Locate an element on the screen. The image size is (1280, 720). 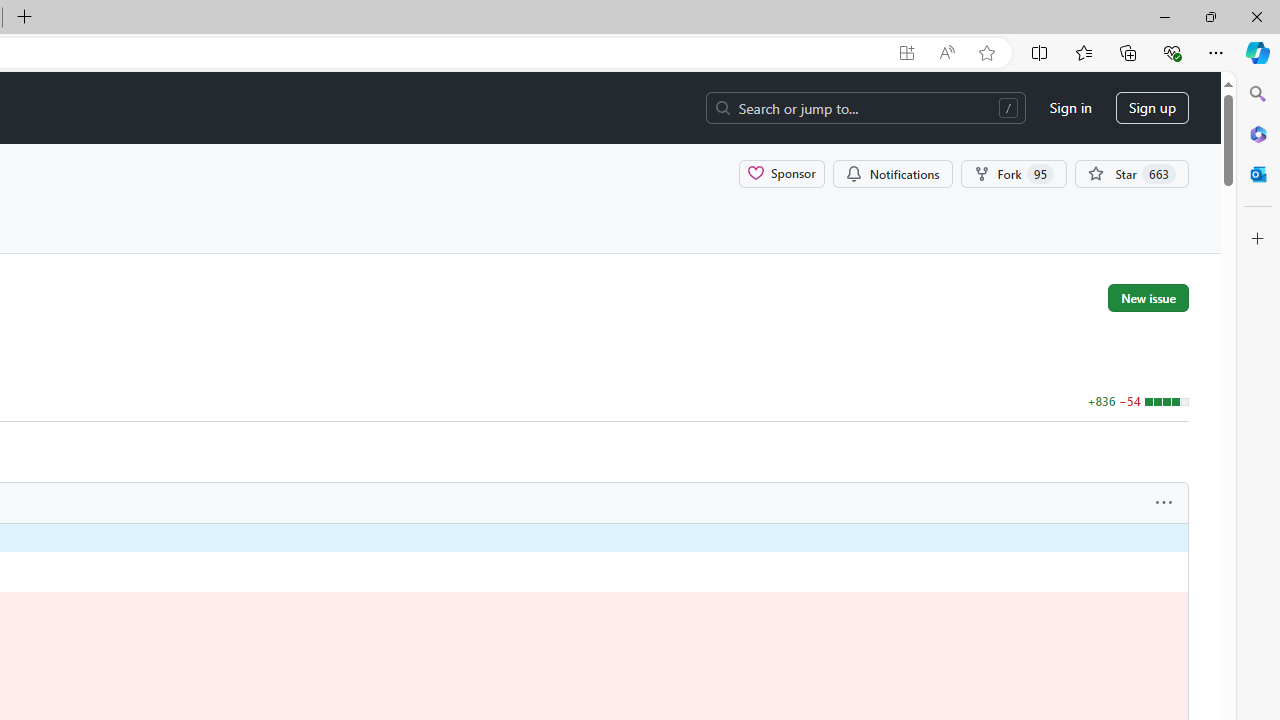
'App available. Install GitHub' is located at coordinates (905, 52).